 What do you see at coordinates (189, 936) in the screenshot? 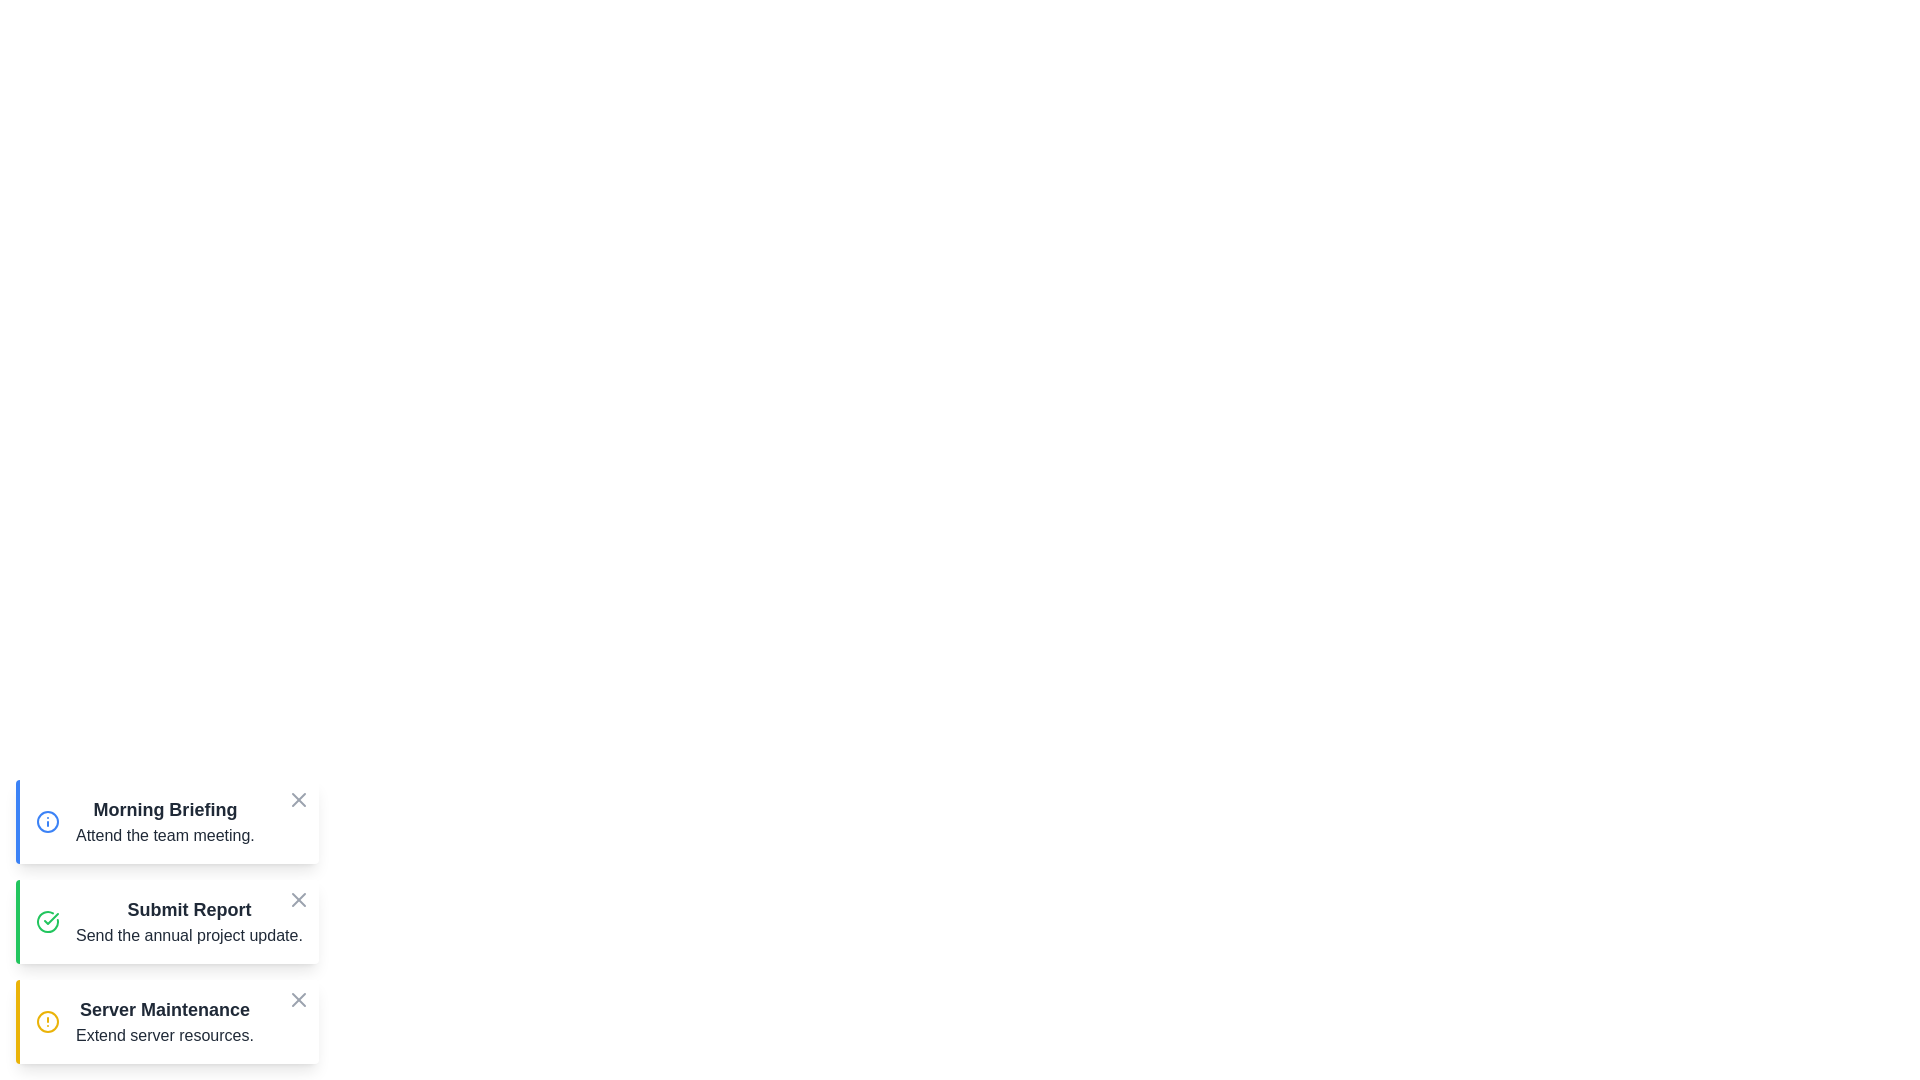
I see `text string that says 'Send the annual project update.' which is located directly below the heading 'Submit Report' in the second task of the list` at bounding box center [189, 936].